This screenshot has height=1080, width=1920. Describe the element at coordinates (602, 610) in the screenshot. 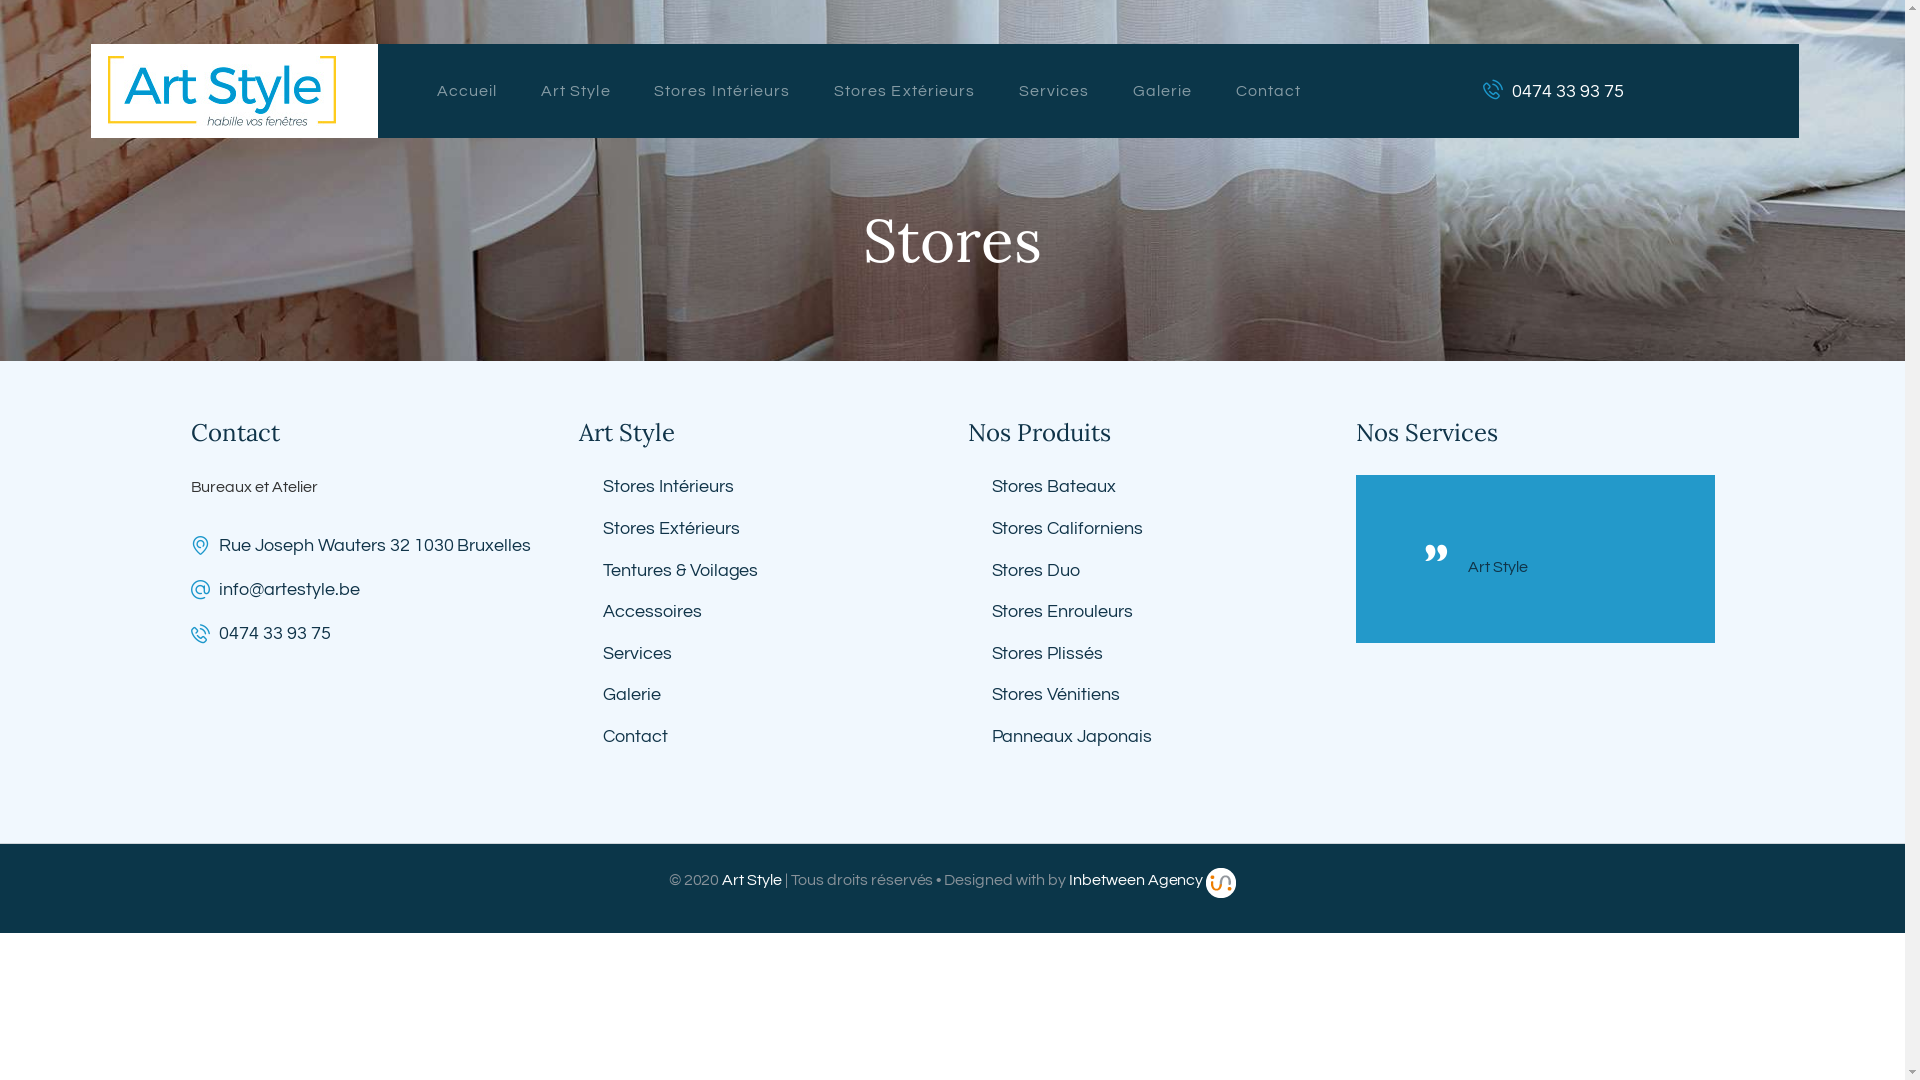

I see `'Accessoires'` at that location.